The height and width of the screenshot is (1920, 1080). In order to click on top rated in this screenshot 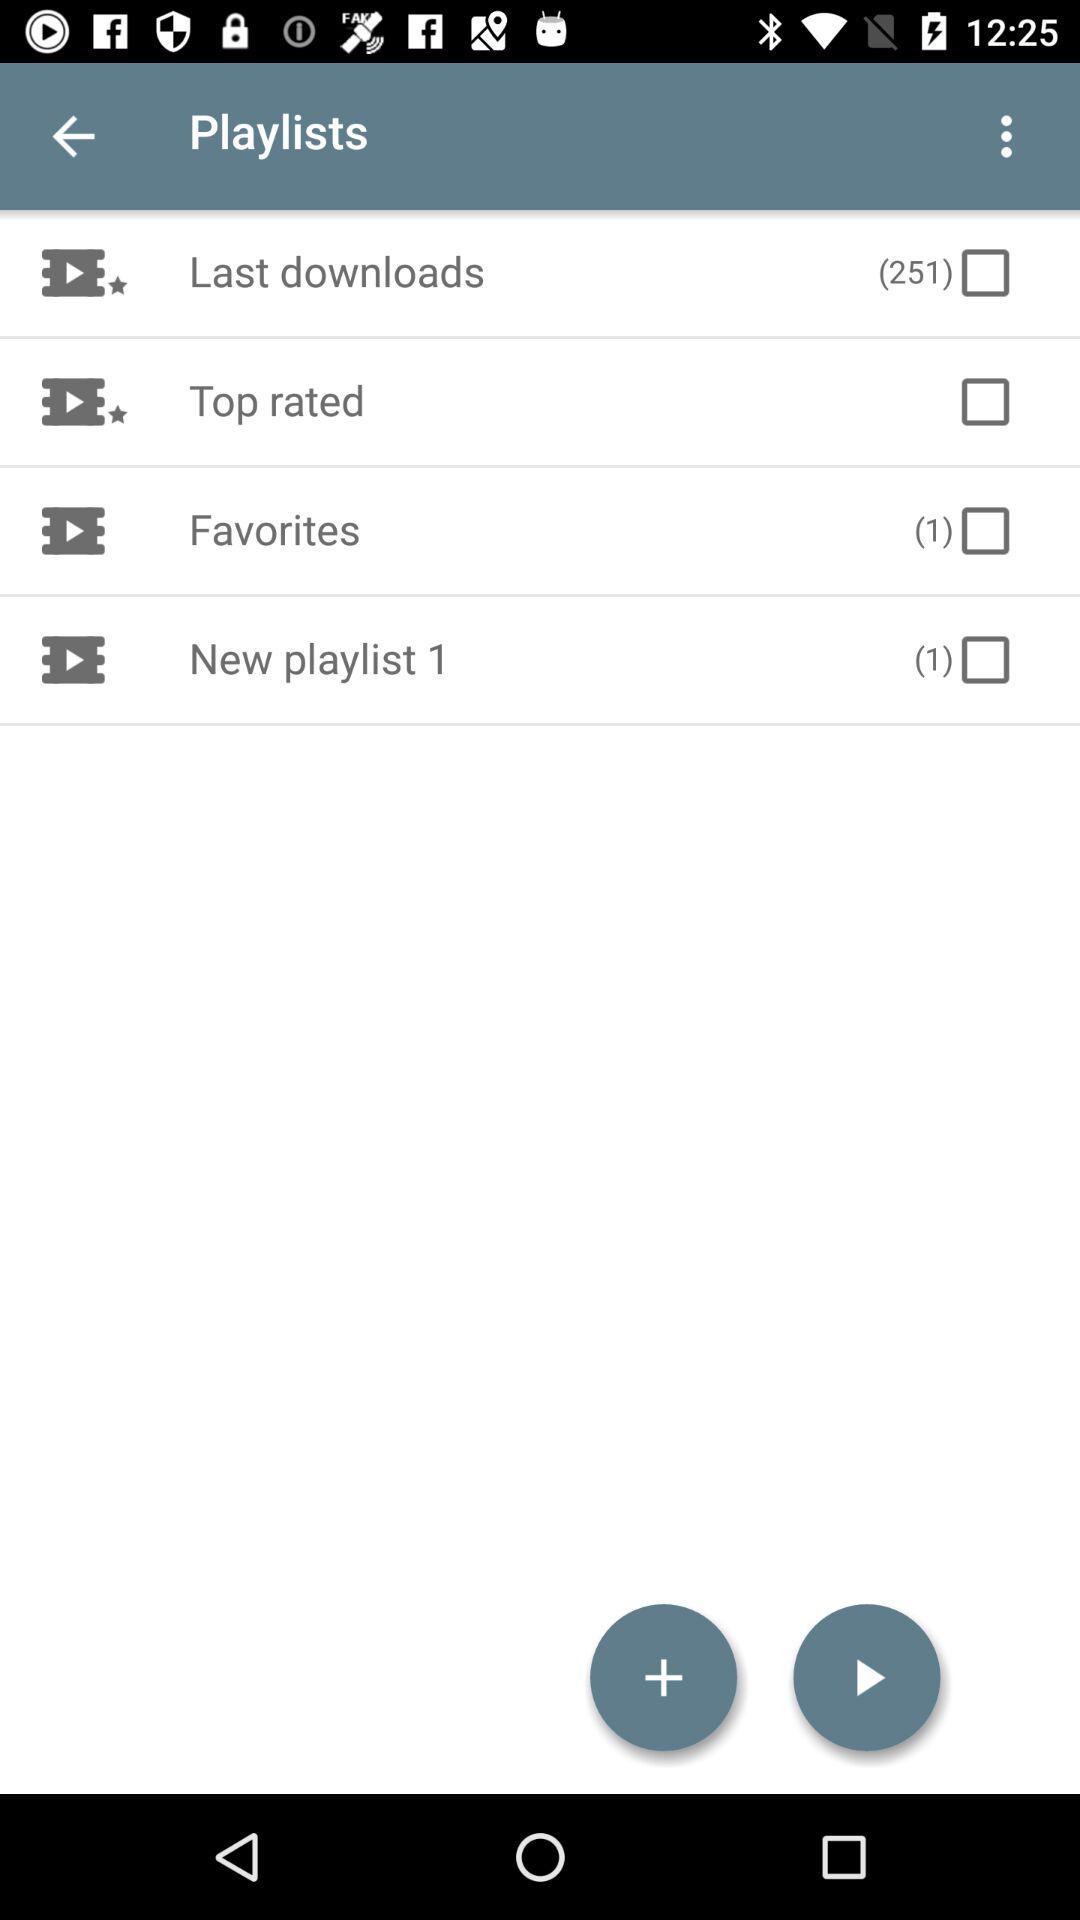, I will do `click(550, 401)`.